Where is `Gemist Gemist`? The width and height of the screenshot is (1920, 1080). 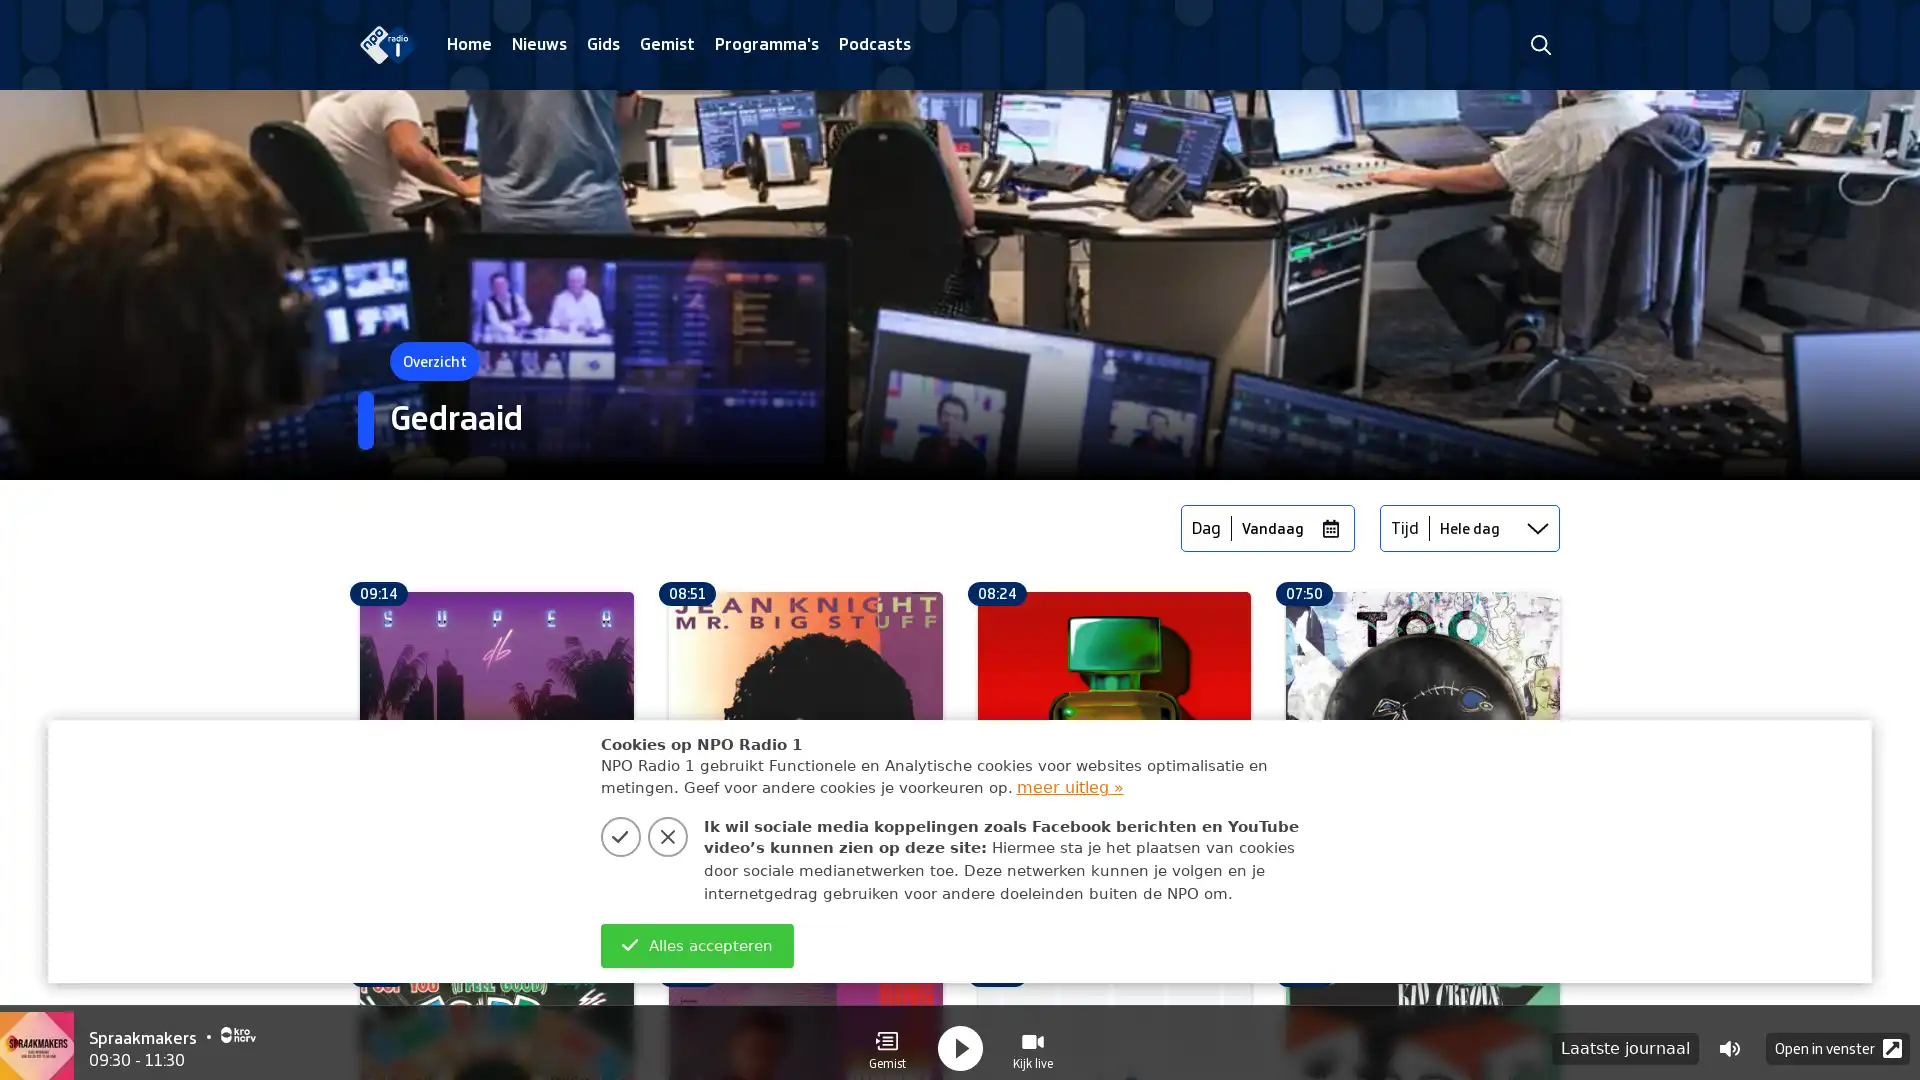 Gemist Gemist is located at coordinates (886, 1036).